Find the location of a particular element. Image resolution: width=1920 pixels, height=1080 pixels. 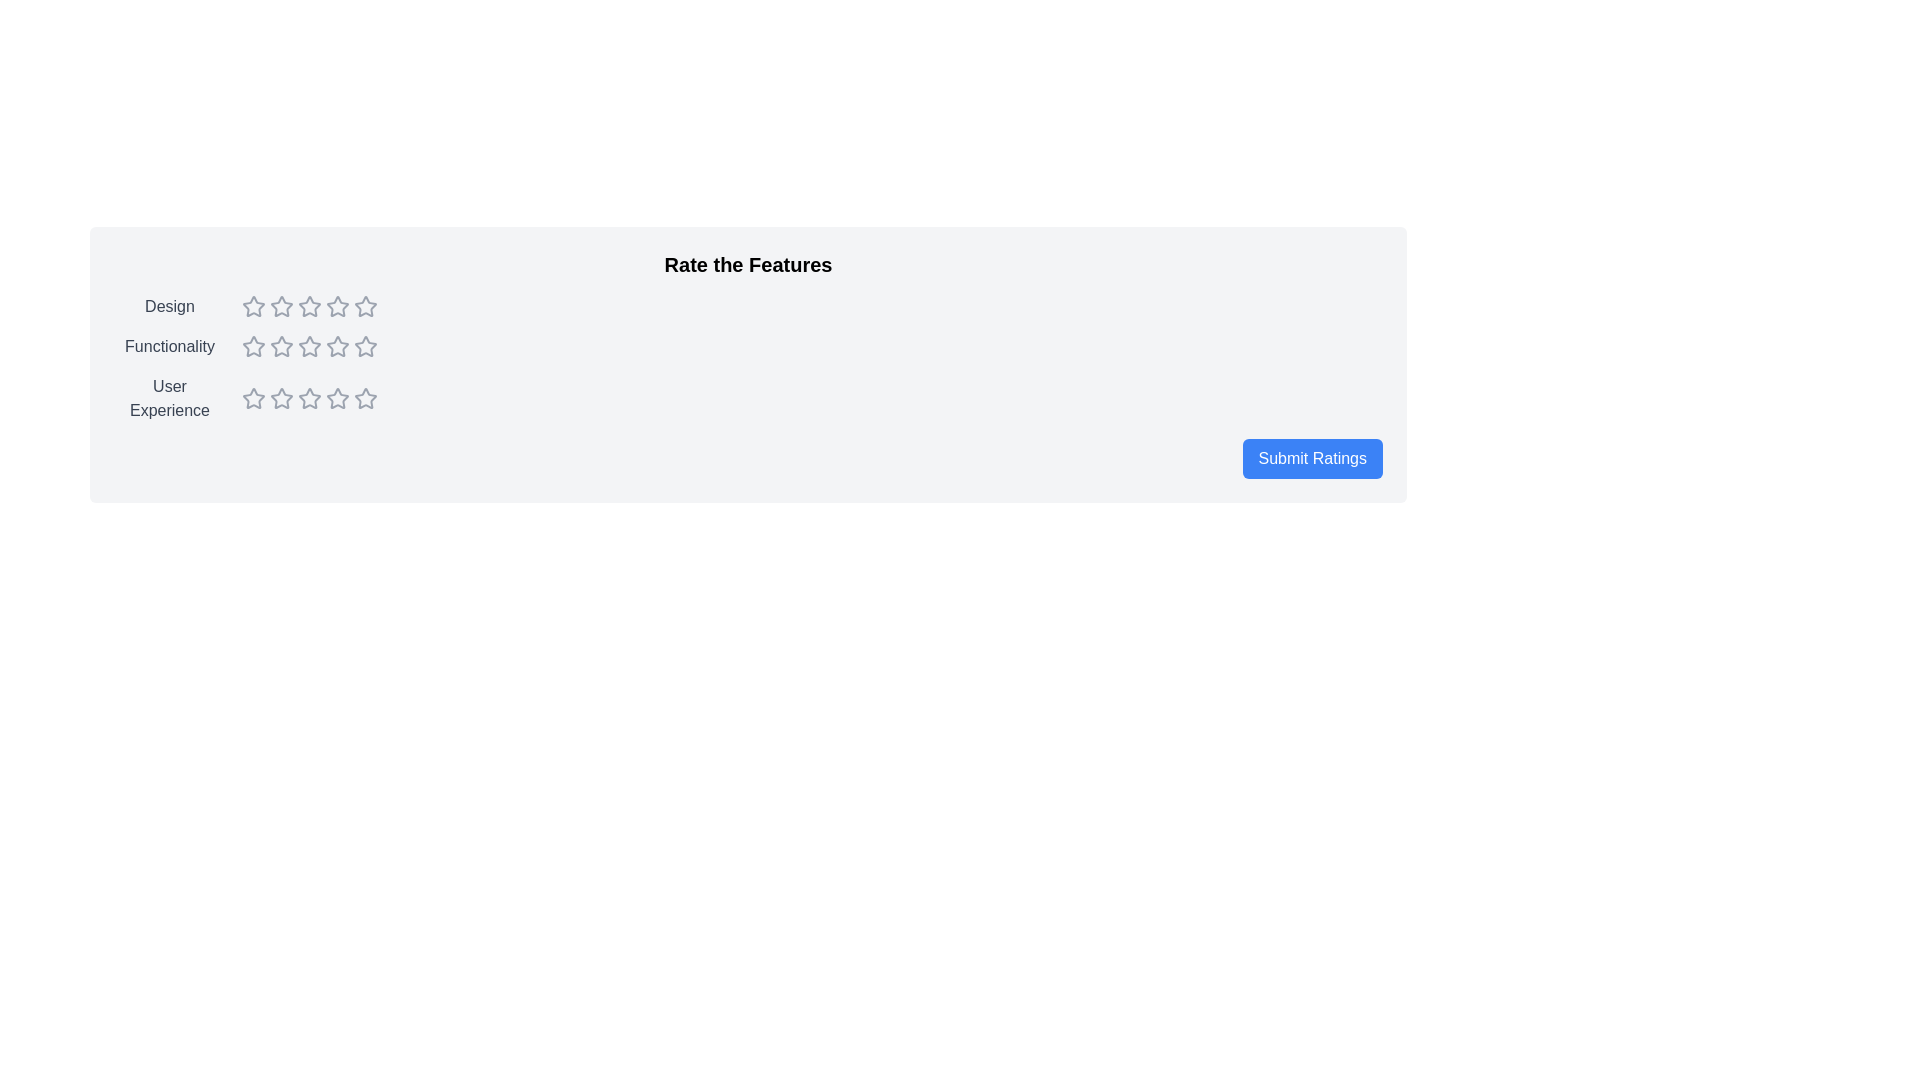

the fifth star icon in the rating section for 'Design' is located at coordinates (365, 307).